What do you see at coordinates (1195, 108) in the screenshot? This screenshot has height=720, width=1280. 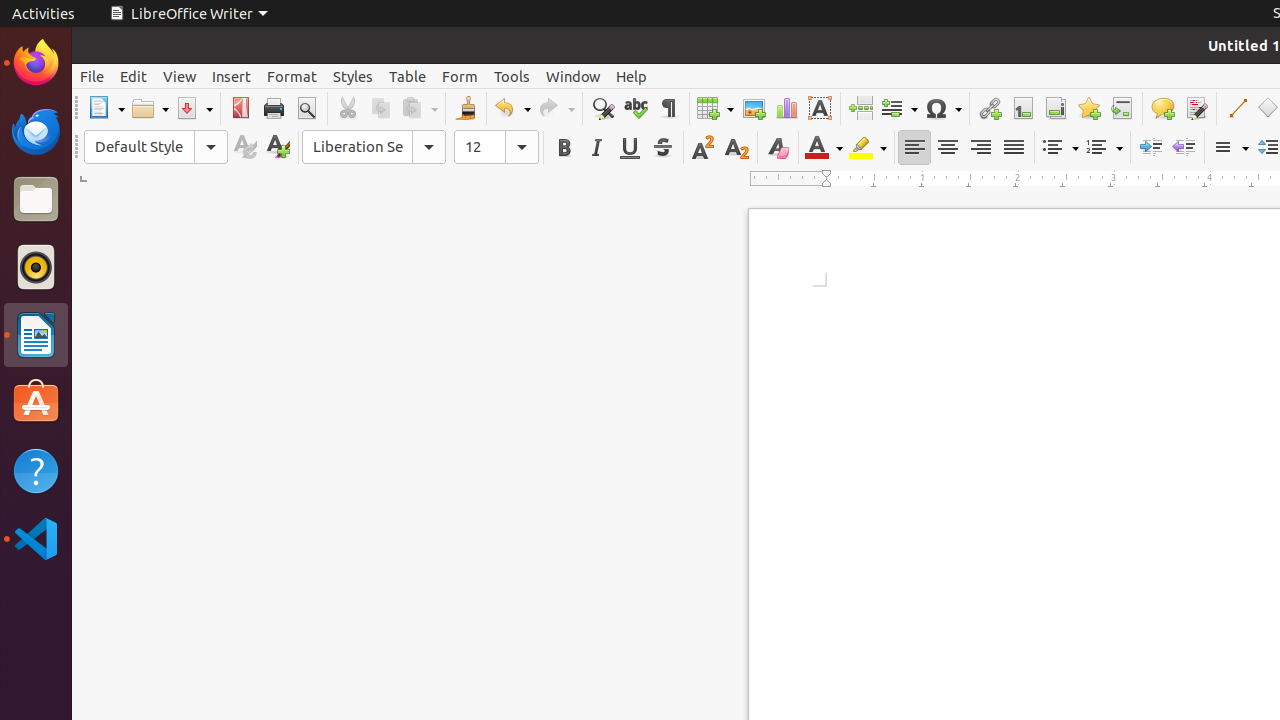 I see `'Track Changes Functions'` at bounding box center [1195, 108].